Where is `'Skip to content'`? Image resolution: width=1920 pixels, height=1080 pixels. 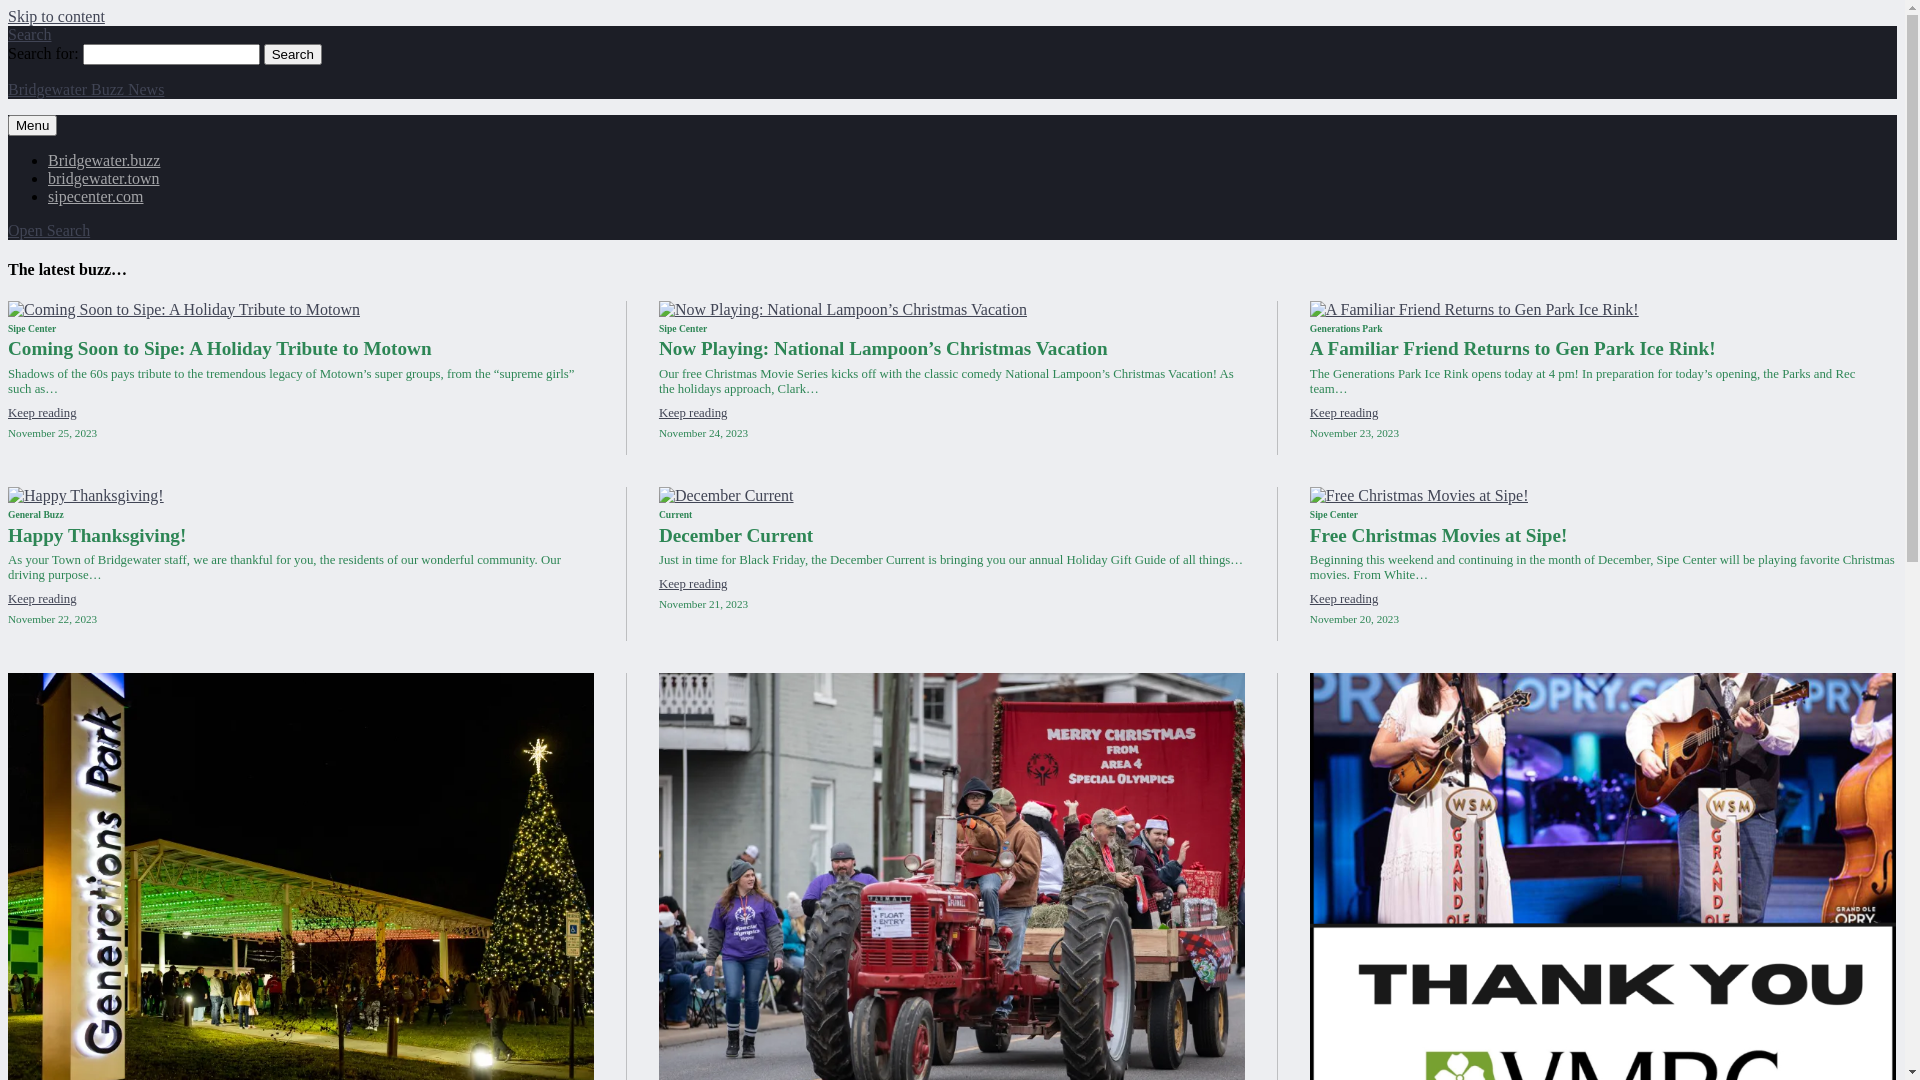
'Skip to content' is located at coordinates (8, 16).